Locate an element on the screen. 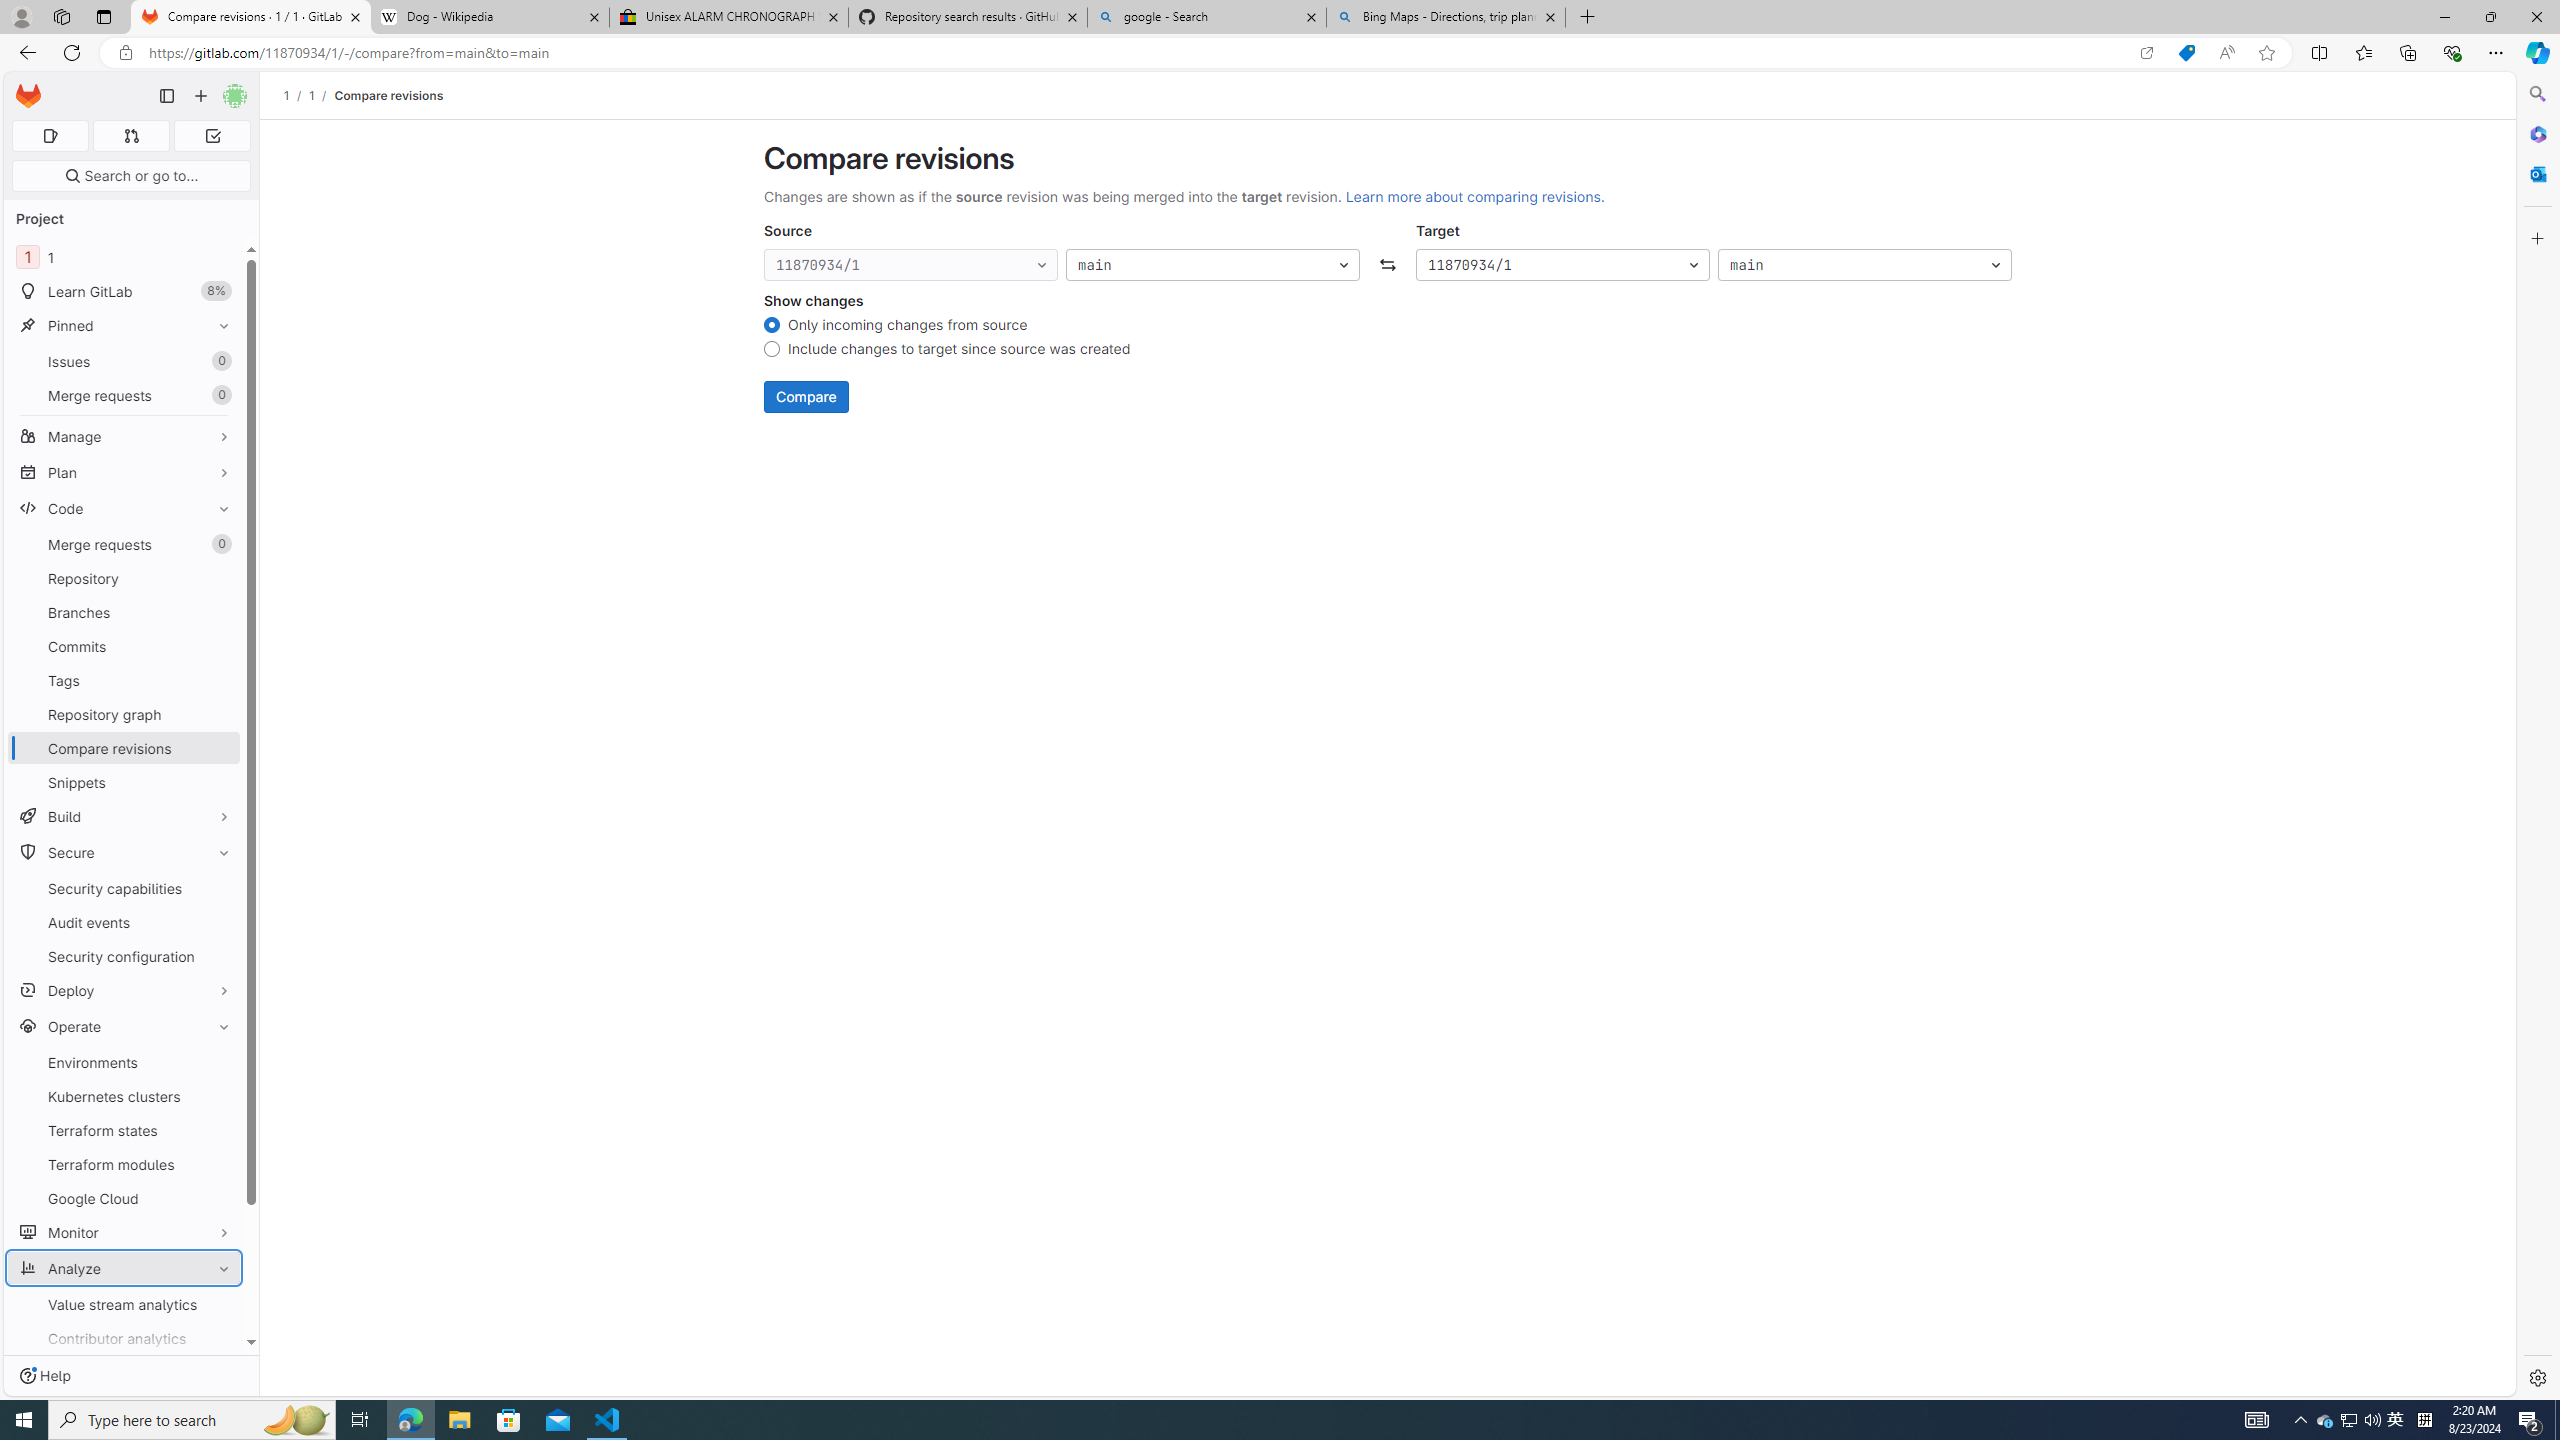  'Commits' is located at coordinates (123, 646).